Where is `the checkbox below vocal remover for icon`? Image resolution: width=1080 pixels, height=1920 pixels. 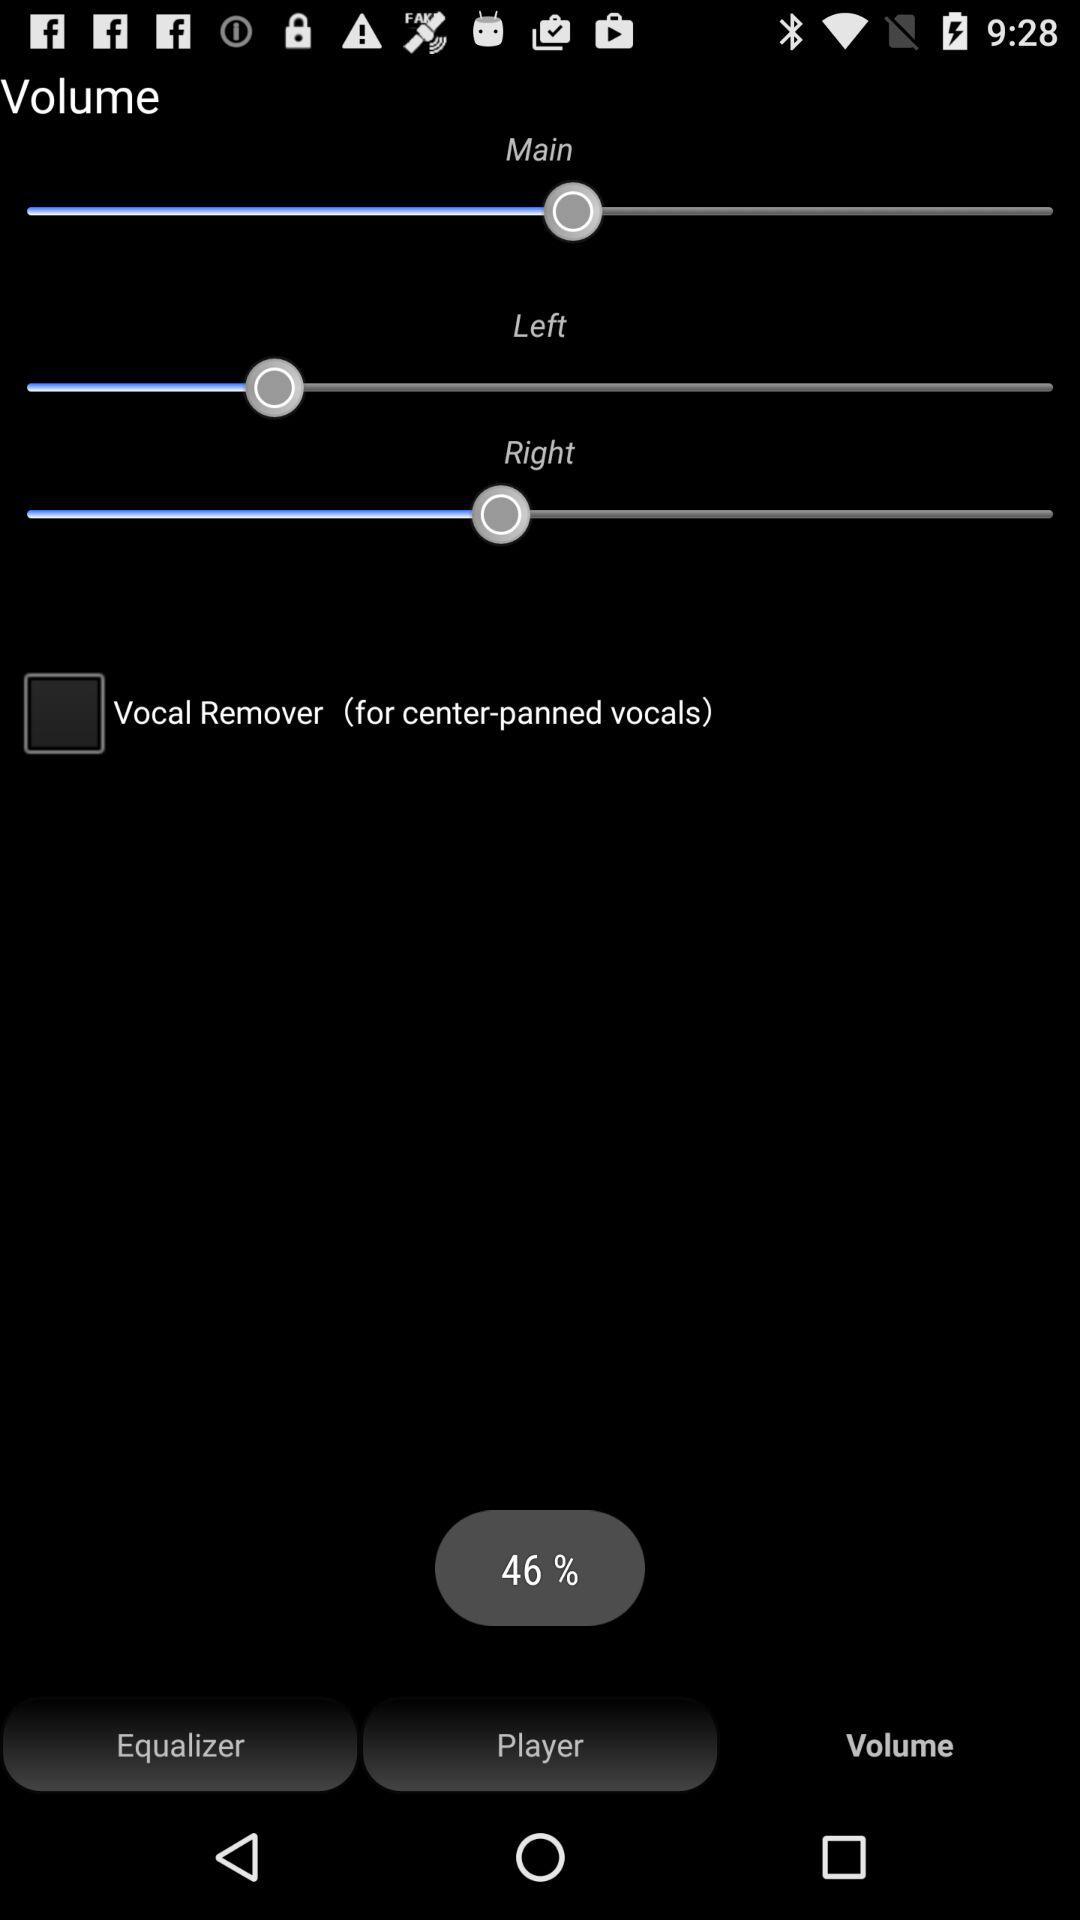 the checkbox below vocal remover for icon is located at coordinates (180, 1744).